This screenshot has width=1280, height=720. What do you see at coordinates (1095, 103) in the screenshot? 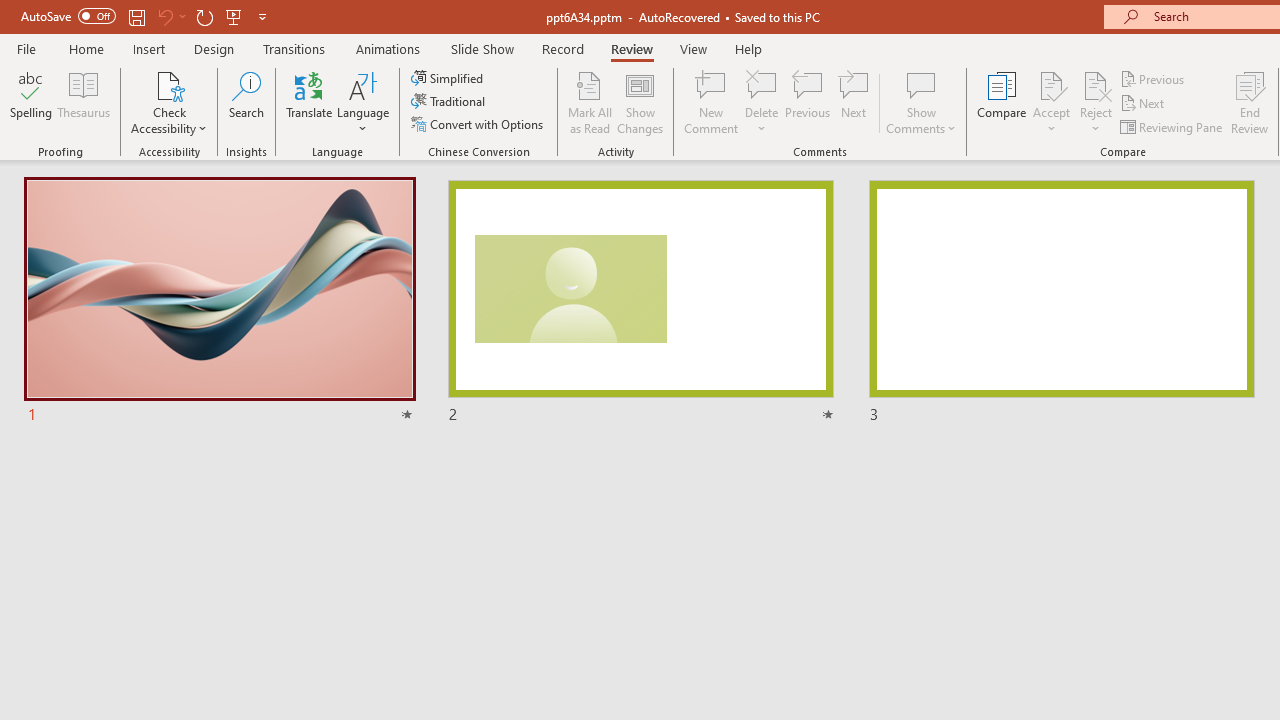
I see `'Reject'` at bounding box center [1095, 103].